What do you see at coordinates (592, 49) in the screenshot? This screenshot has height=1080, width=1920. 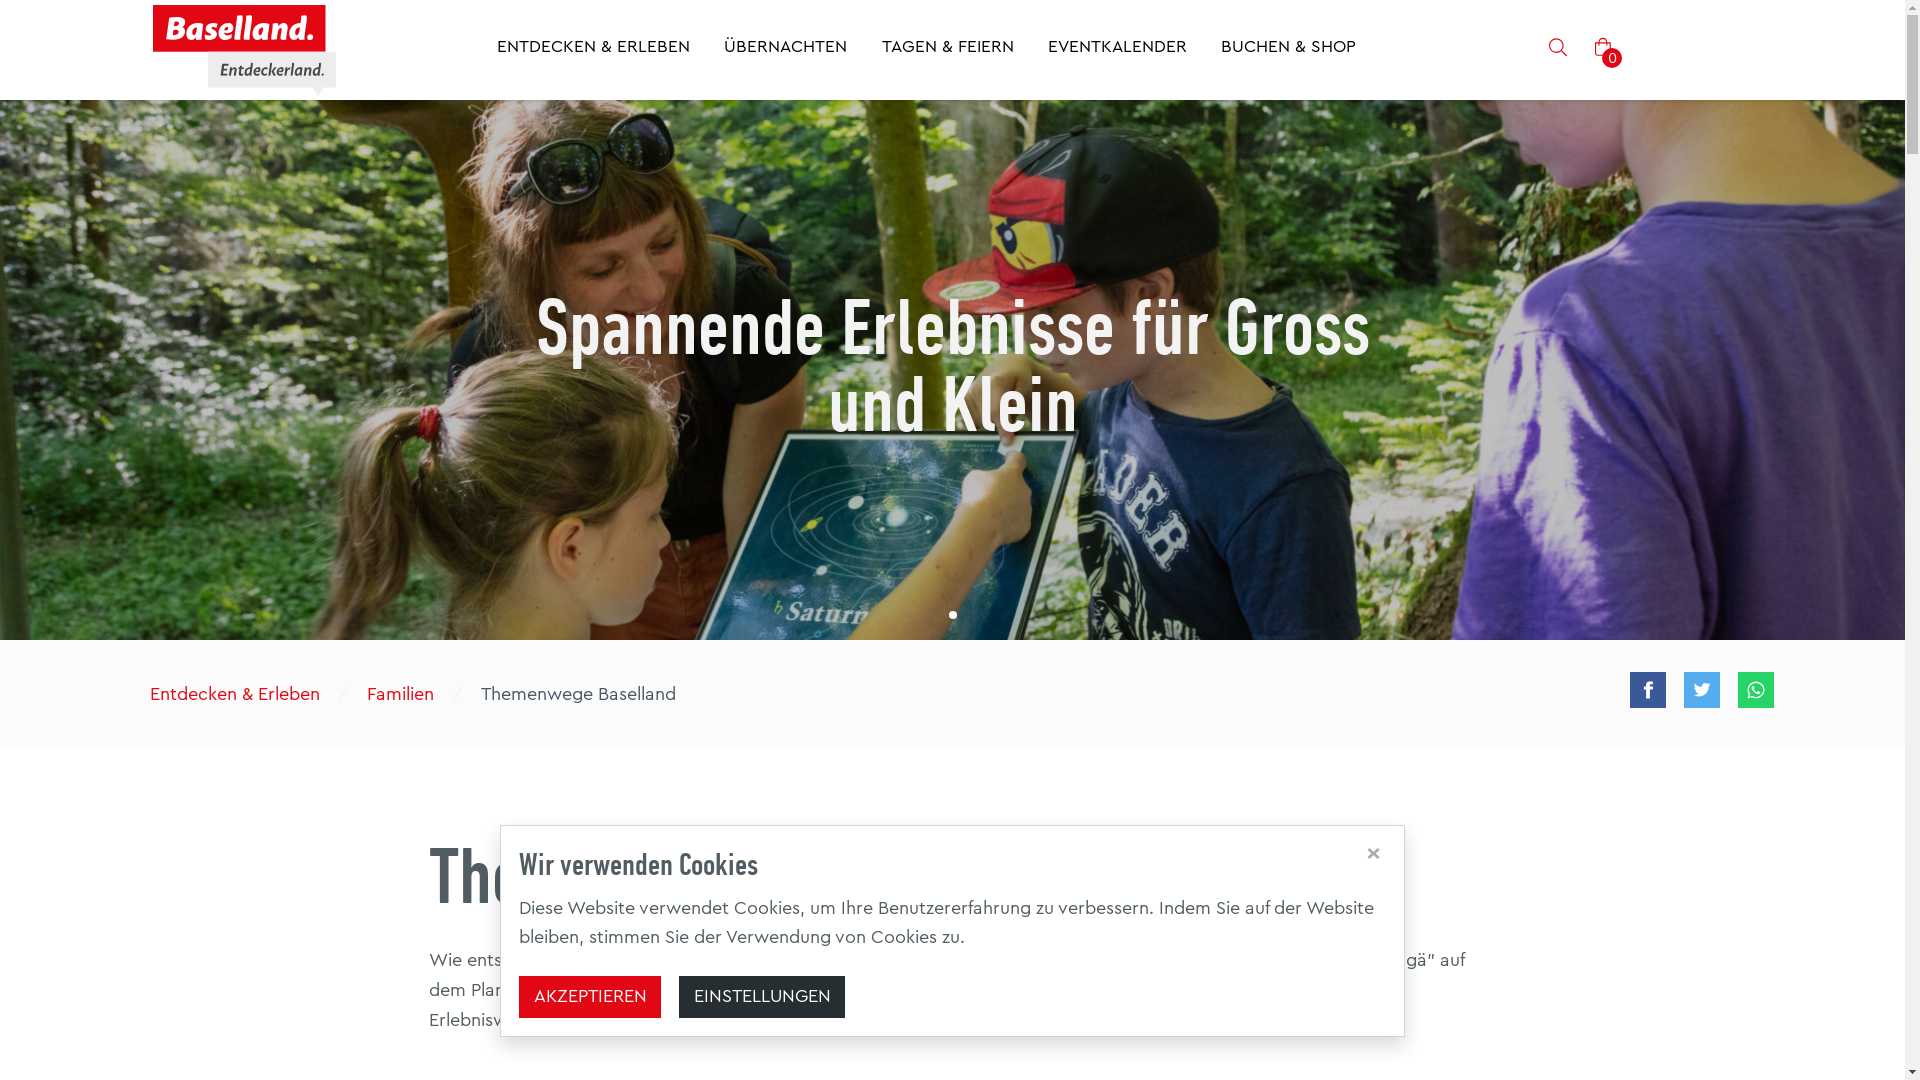 I see `'ENTDECKEN & ERLEBEN'` at bounding box center [592, 49].